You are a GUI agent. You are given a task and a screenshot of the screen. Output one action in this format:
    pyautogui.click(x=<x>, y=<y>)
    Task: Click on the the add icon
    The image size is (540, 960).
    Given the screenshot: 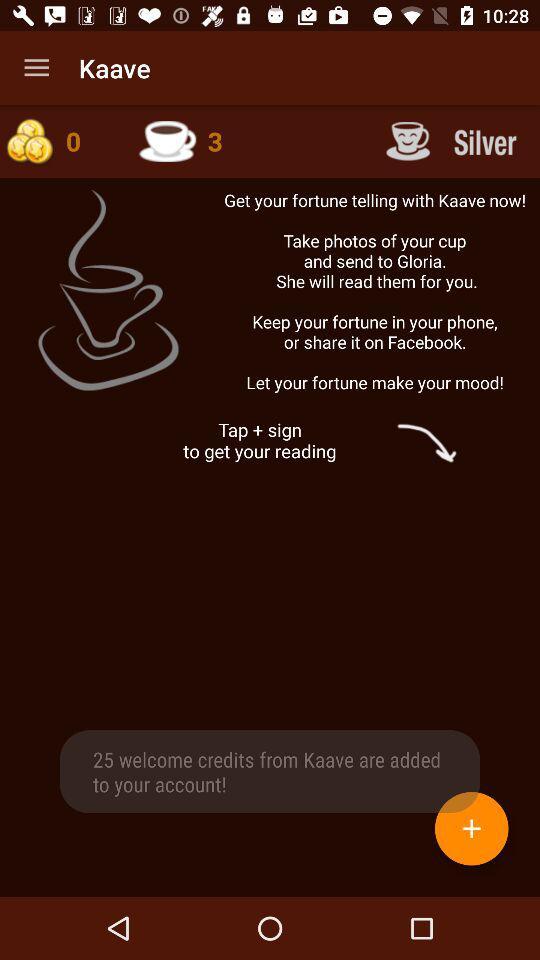 What is the action you would take?
    pyautogui.click(x=471, y=828)
    